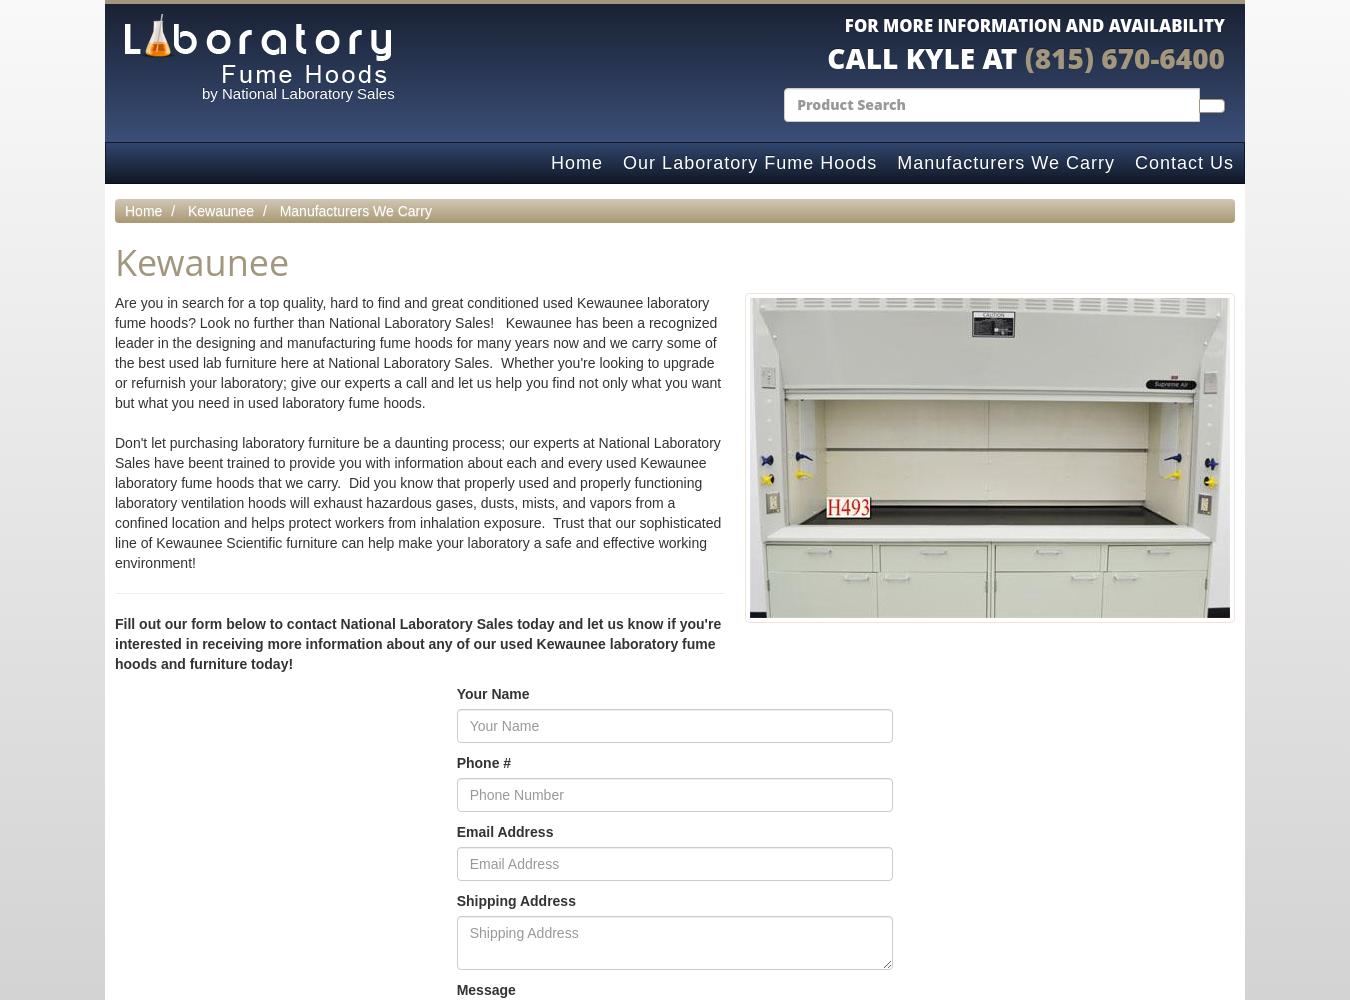 The height and width of the screenshot is (1000, 1350). I want to click on 'Your Name', so click(455, 692).